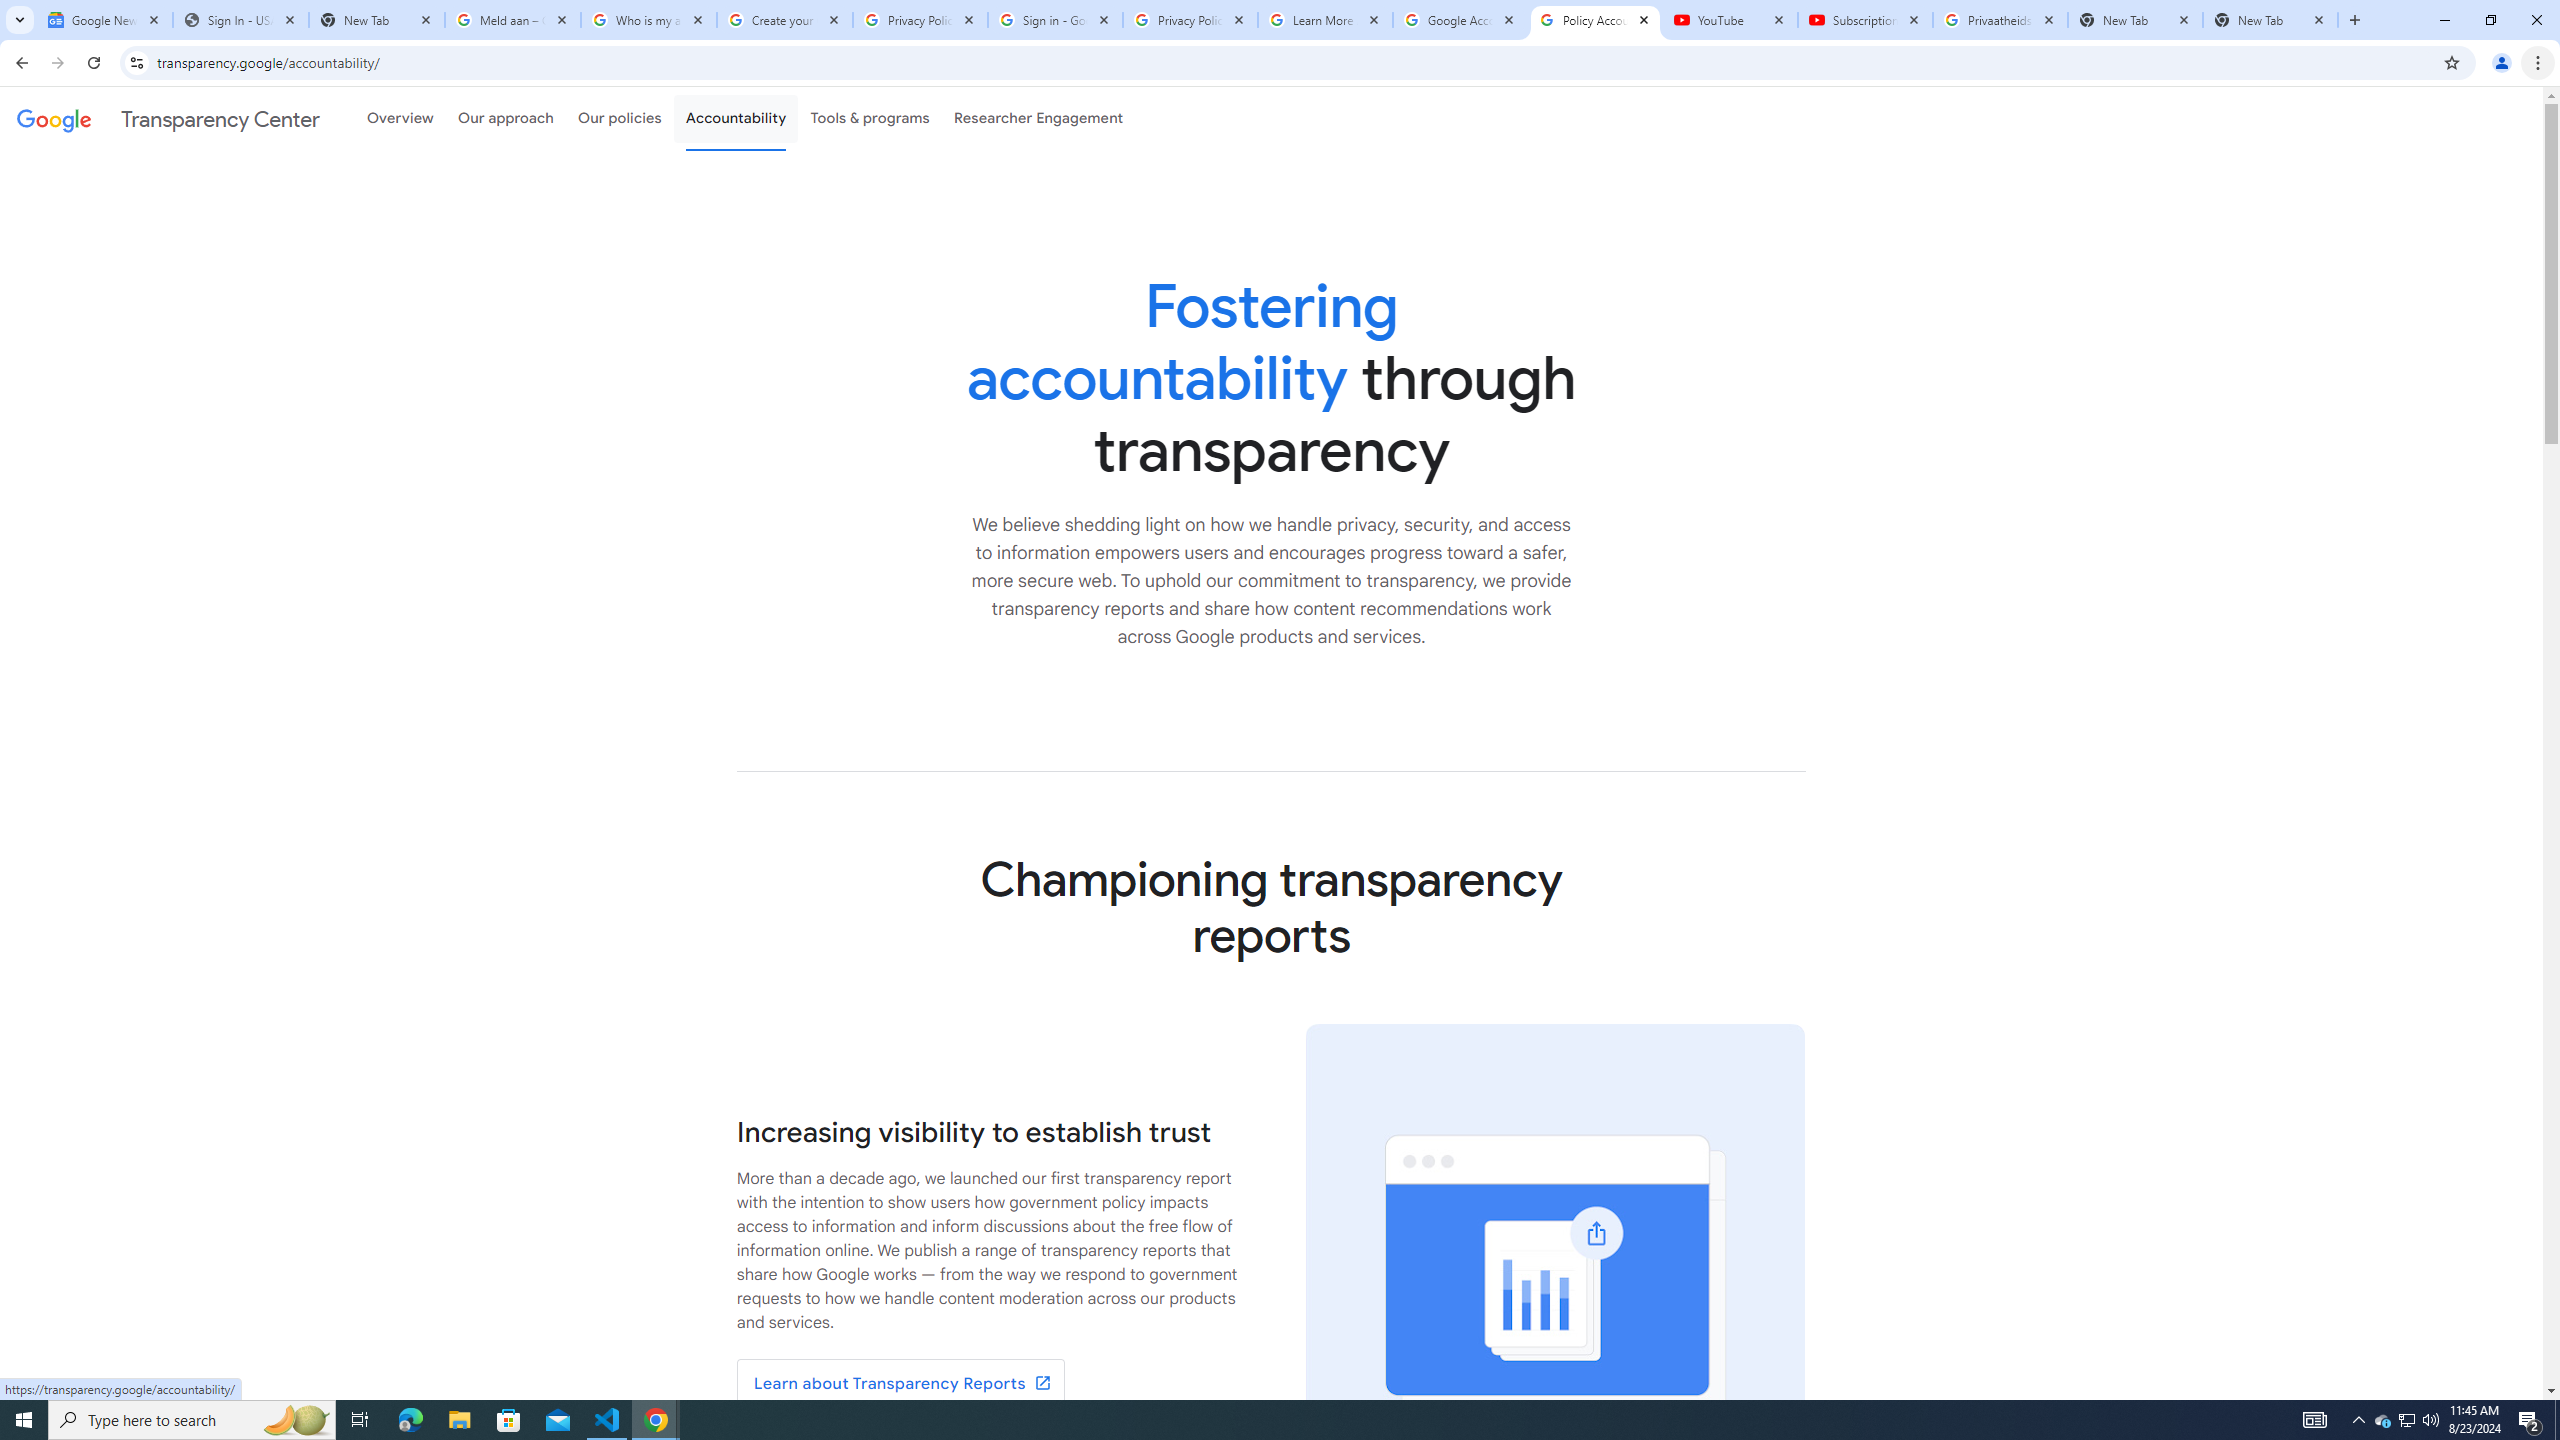  What do you see at coordinates (2270, 19) in the screenshot?
I see `'New Tab'` at bounding box center [2270, 19].